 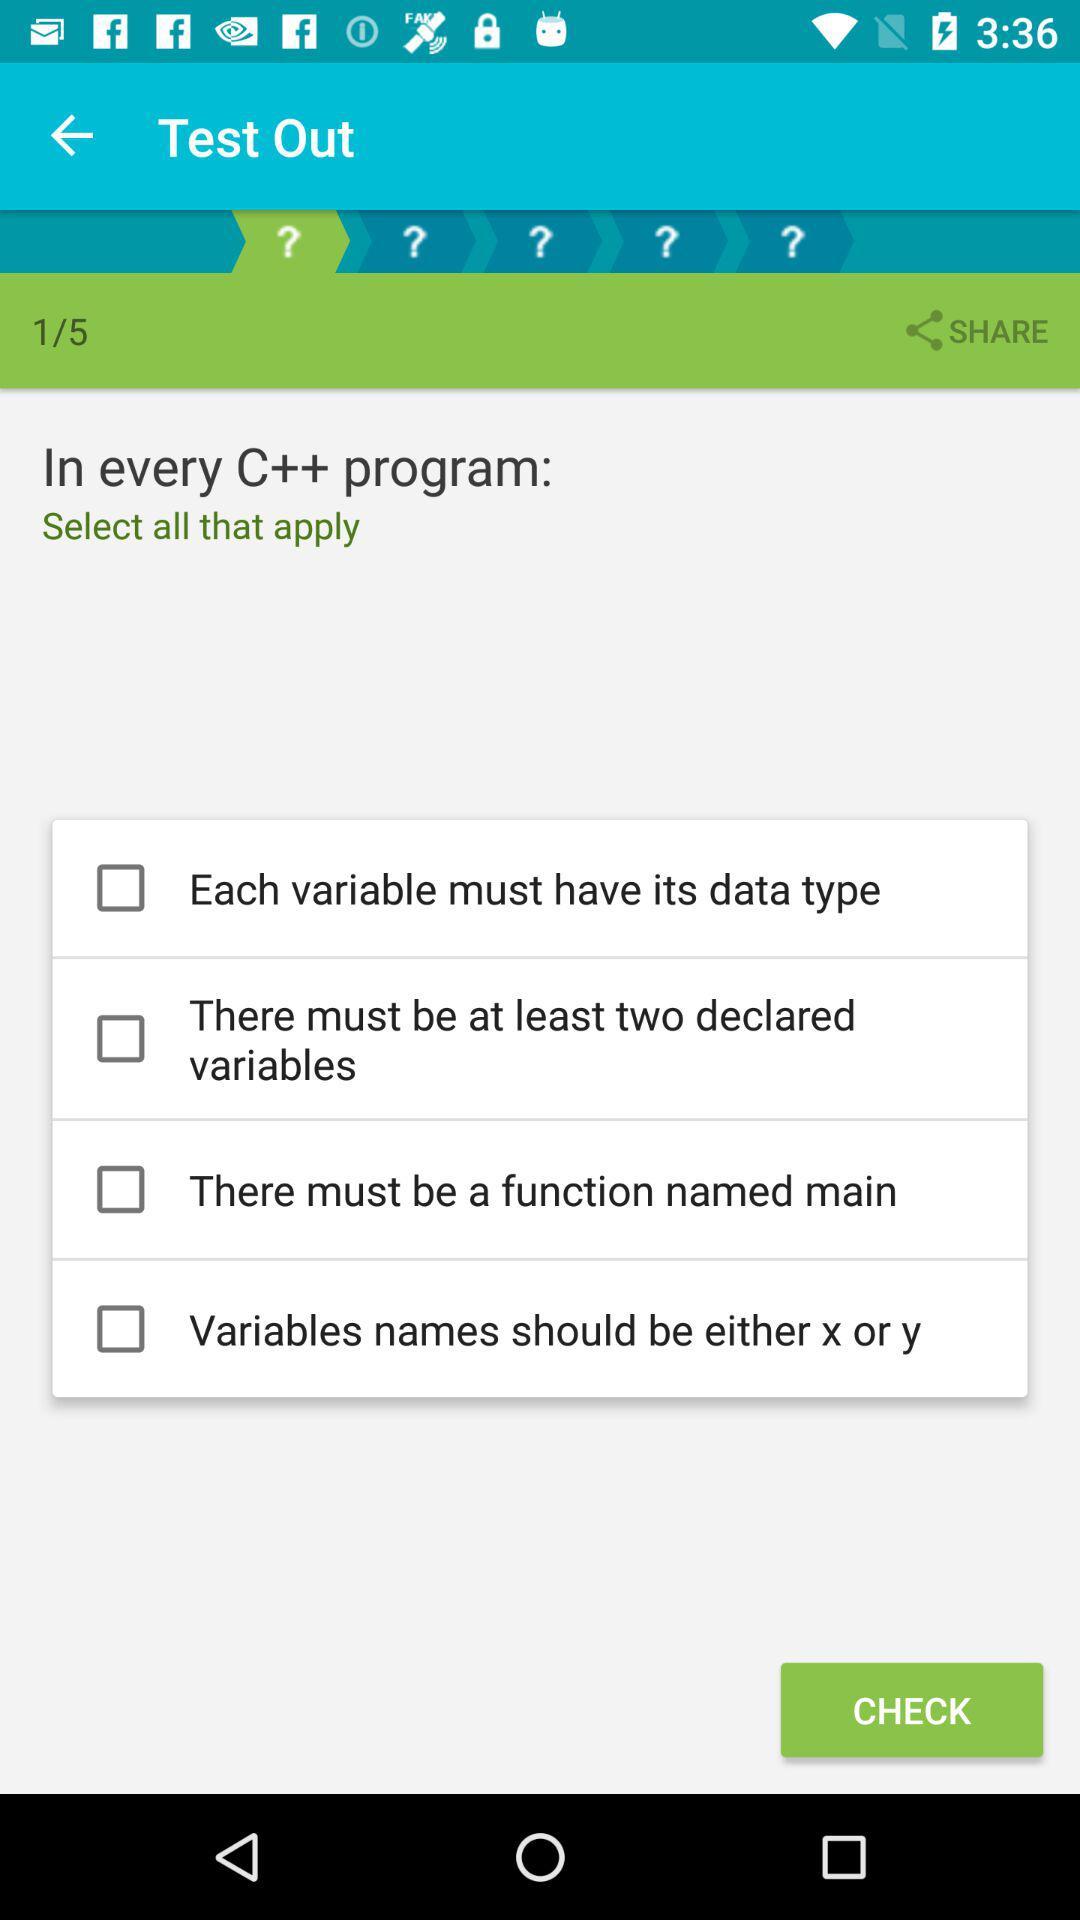 What do you see at coordinates (911, 1708) in the screenshot?
I see `the check icon` at bounding box center [911, 1708].